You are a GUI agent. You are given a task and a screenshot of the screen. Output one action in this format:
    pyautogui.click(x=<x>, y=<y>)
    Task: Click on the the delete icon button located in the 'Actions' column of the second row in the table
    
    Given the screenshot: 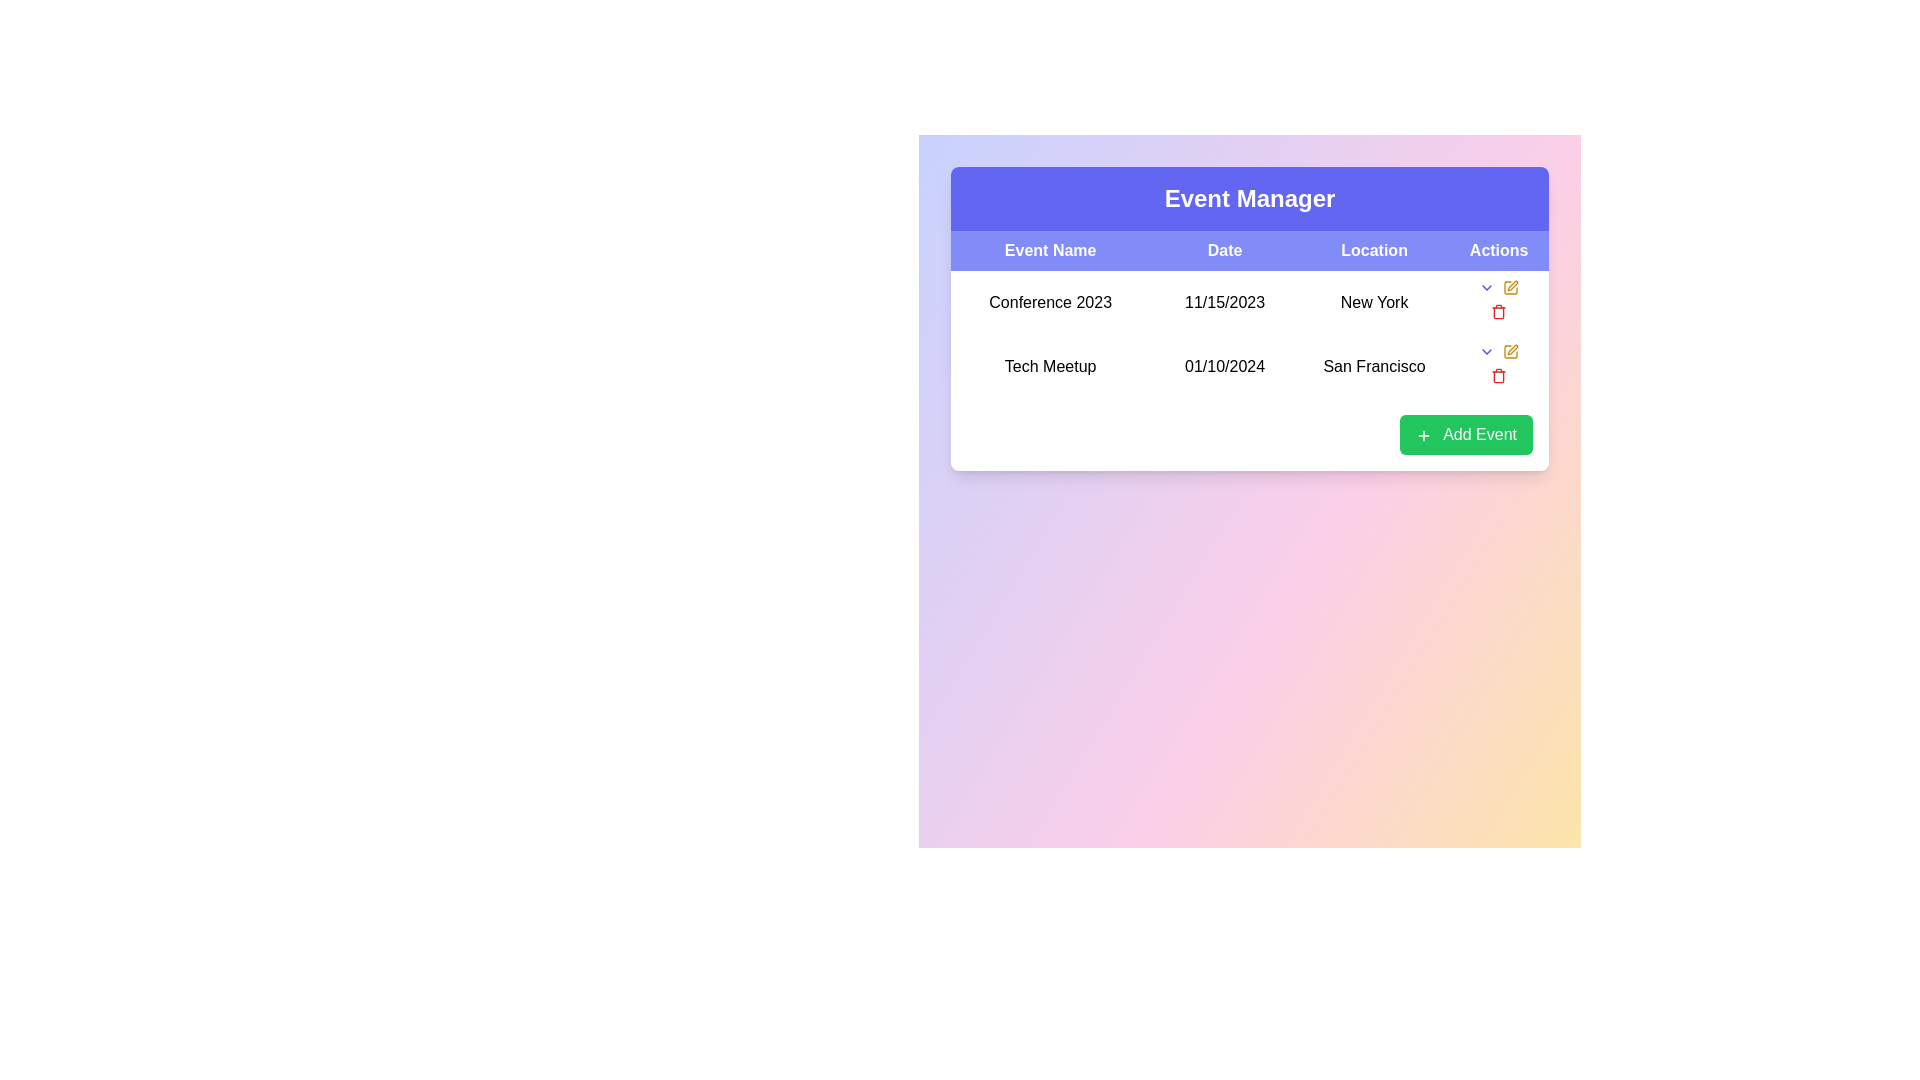 What is the action you would take?
    pyautogui.click(x=1499, y=375)
    